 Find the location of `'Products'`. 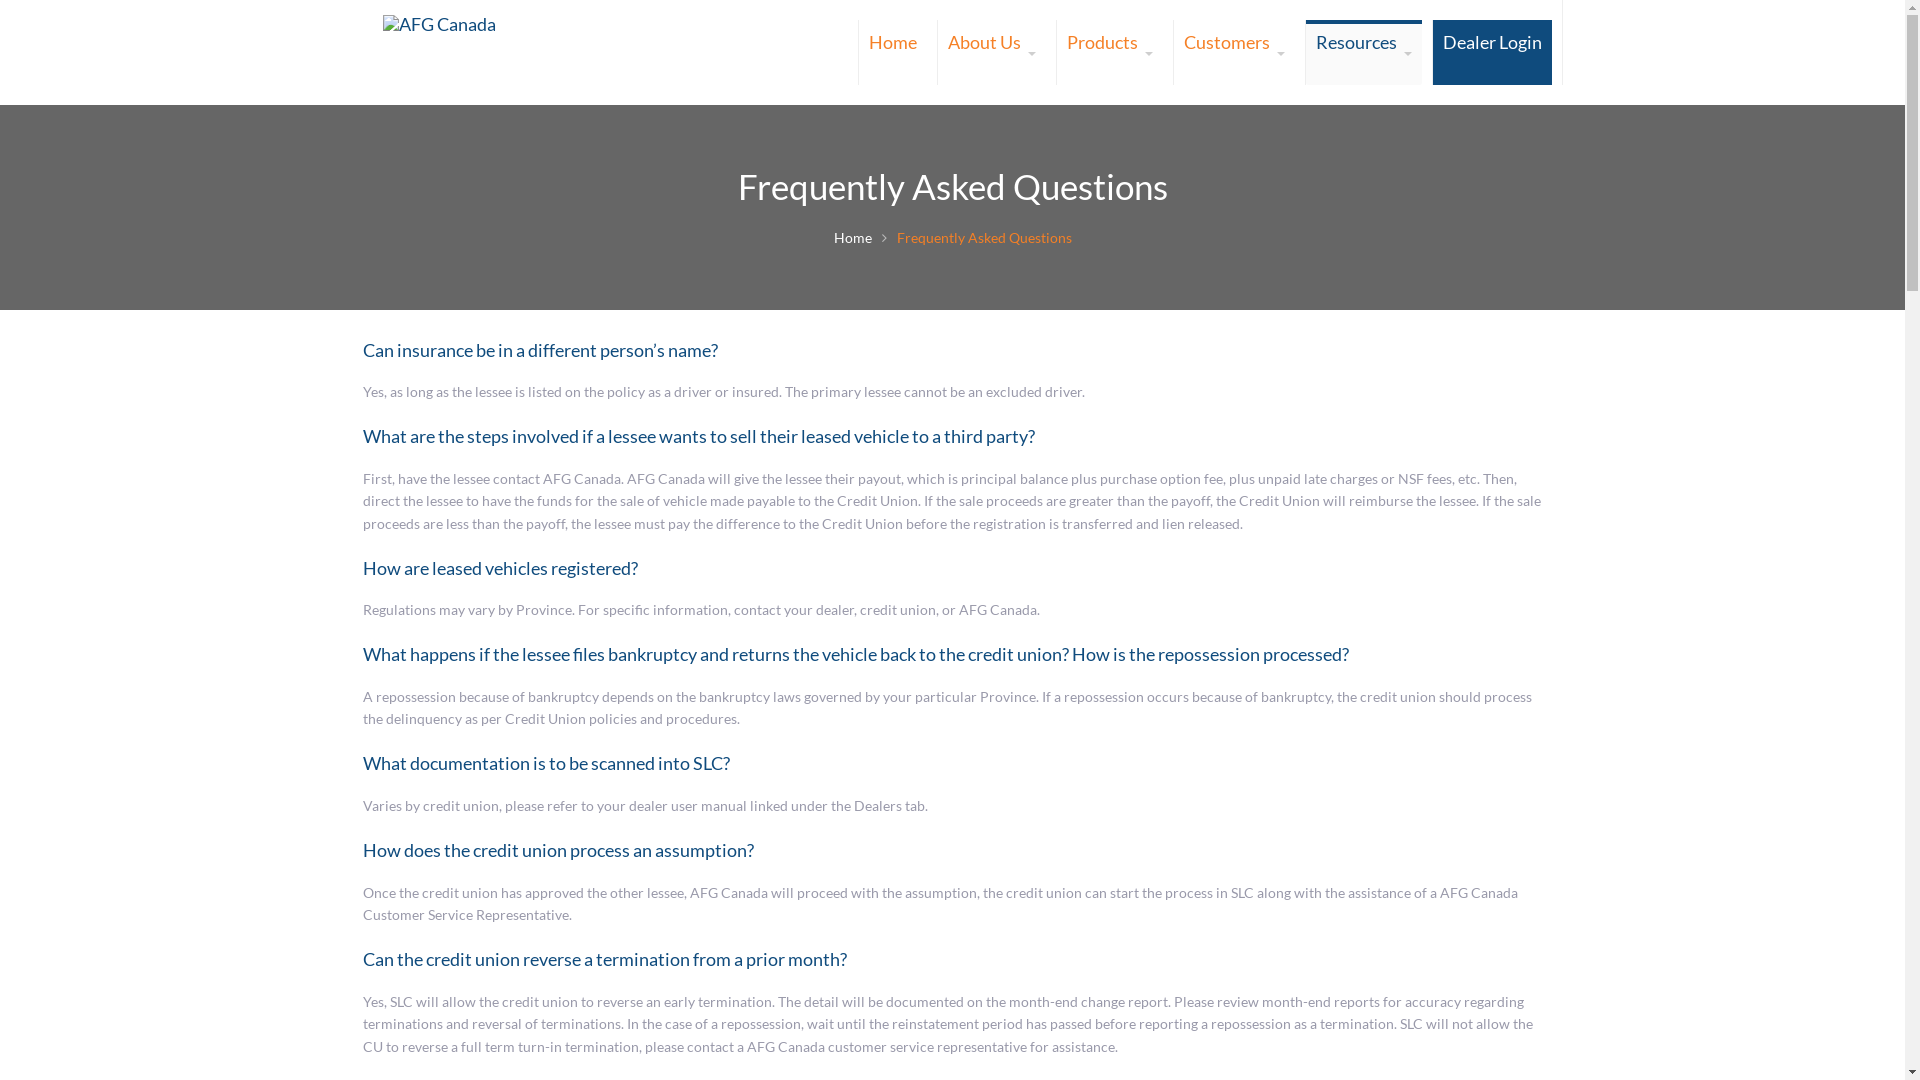

'Products' is located at coordinates (1107, 51).